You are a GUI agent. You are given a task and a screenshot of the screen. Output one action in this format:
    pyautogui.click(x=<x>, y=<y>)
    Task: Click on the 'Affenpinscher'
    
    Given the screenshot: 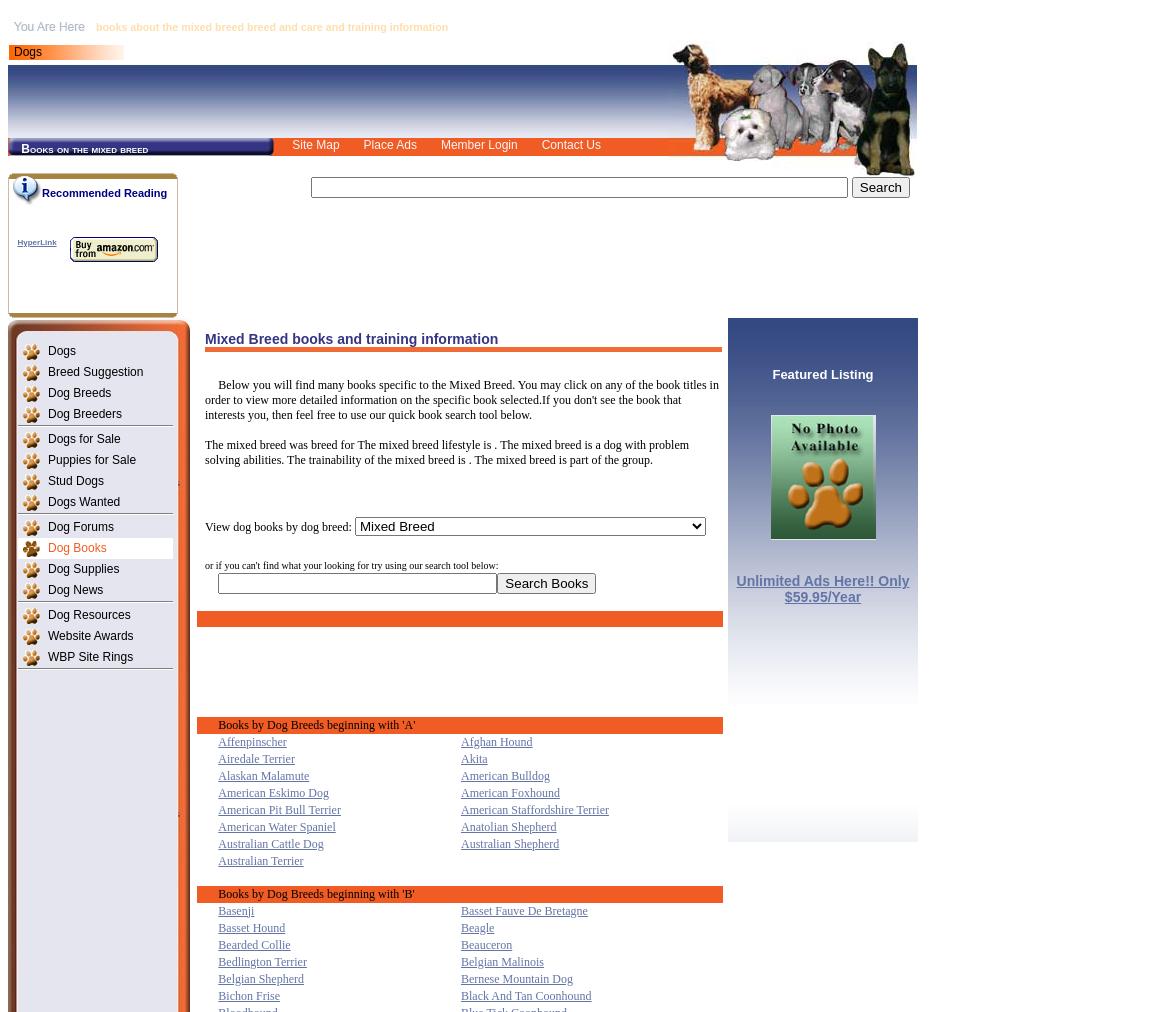 What is the action you would take?
    pyautogui.click(x=250, y=740)
    